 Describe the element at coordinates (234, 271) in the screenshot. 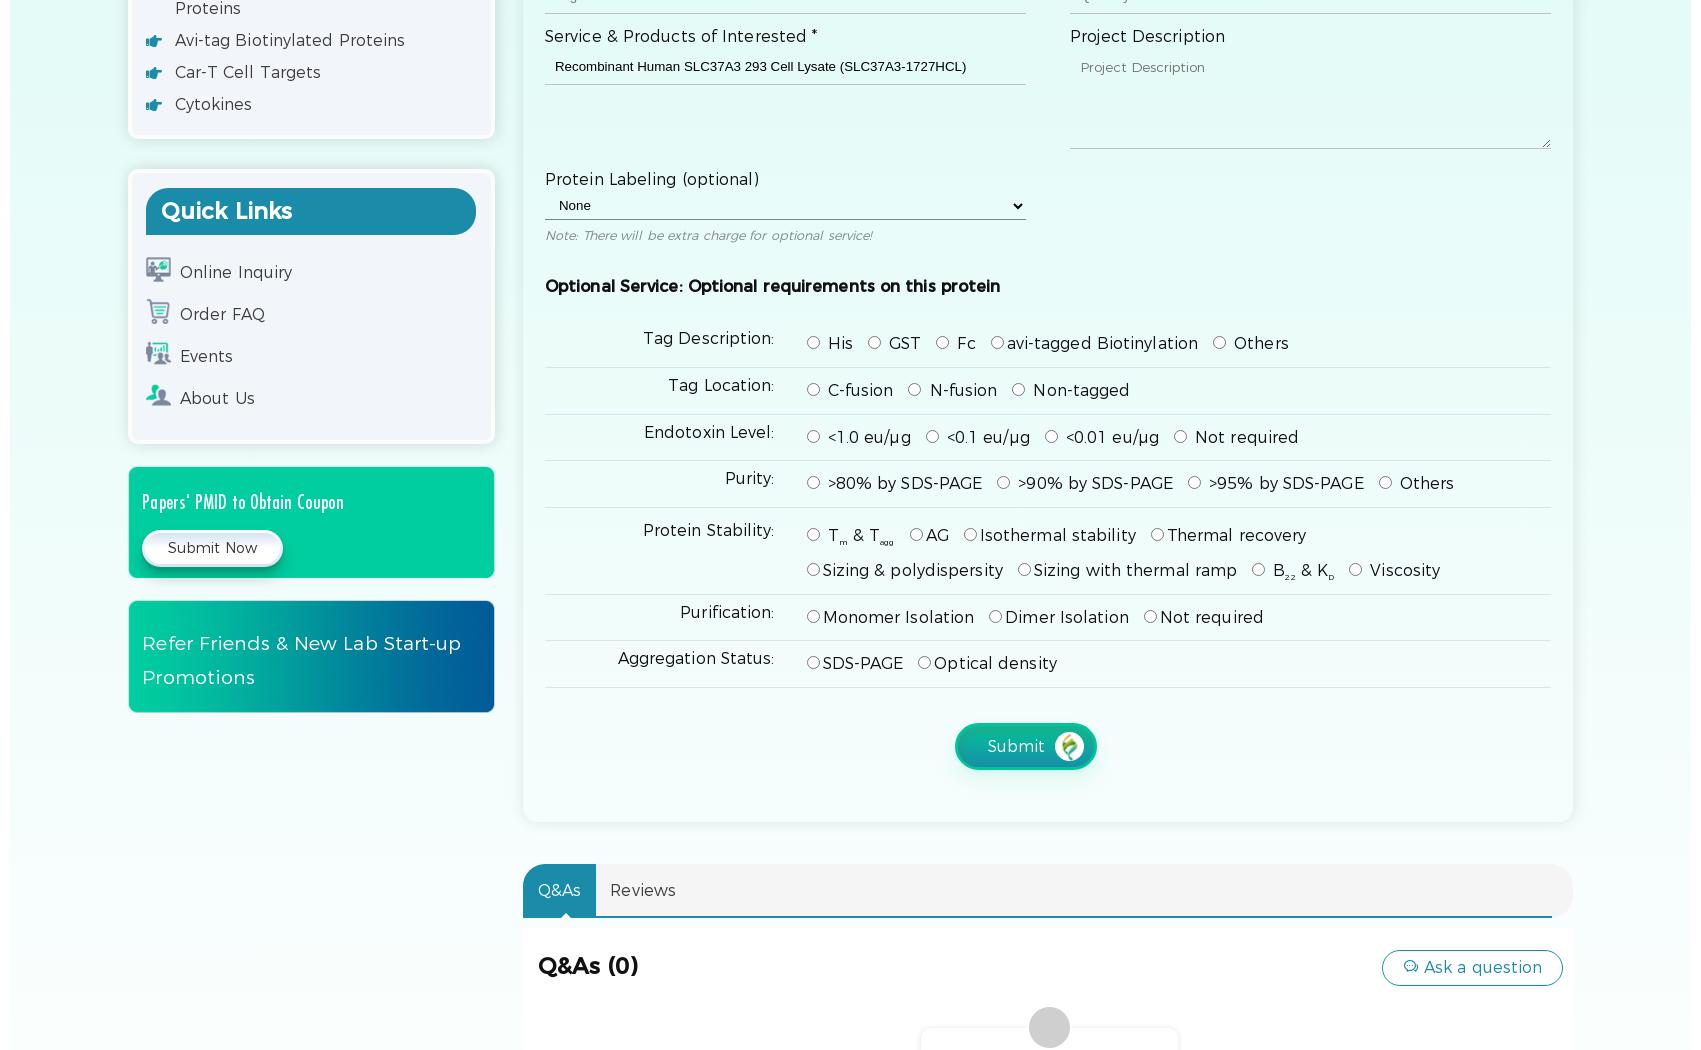

I see `'Online Inquiry'` at that location.